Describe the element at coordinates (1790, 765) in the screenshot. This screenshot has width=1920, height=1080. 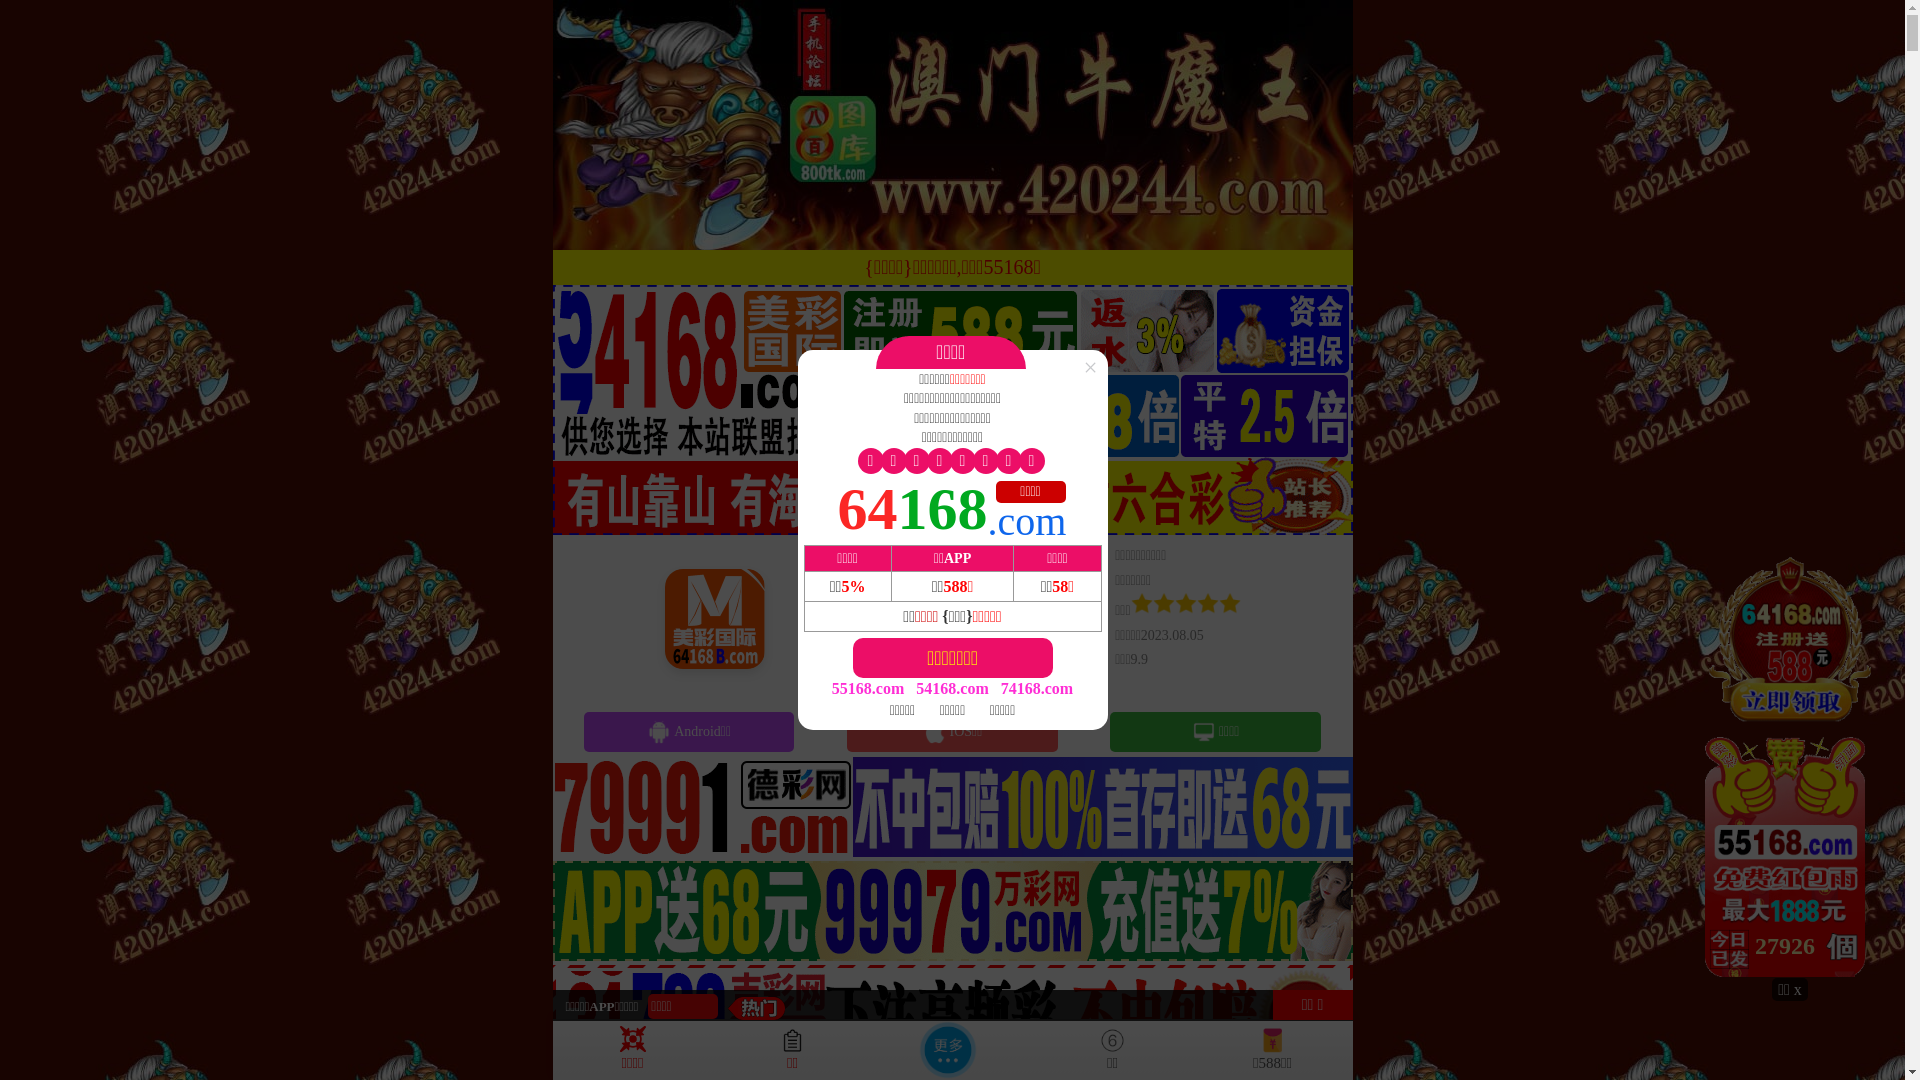
I see `'28026'` at that location.